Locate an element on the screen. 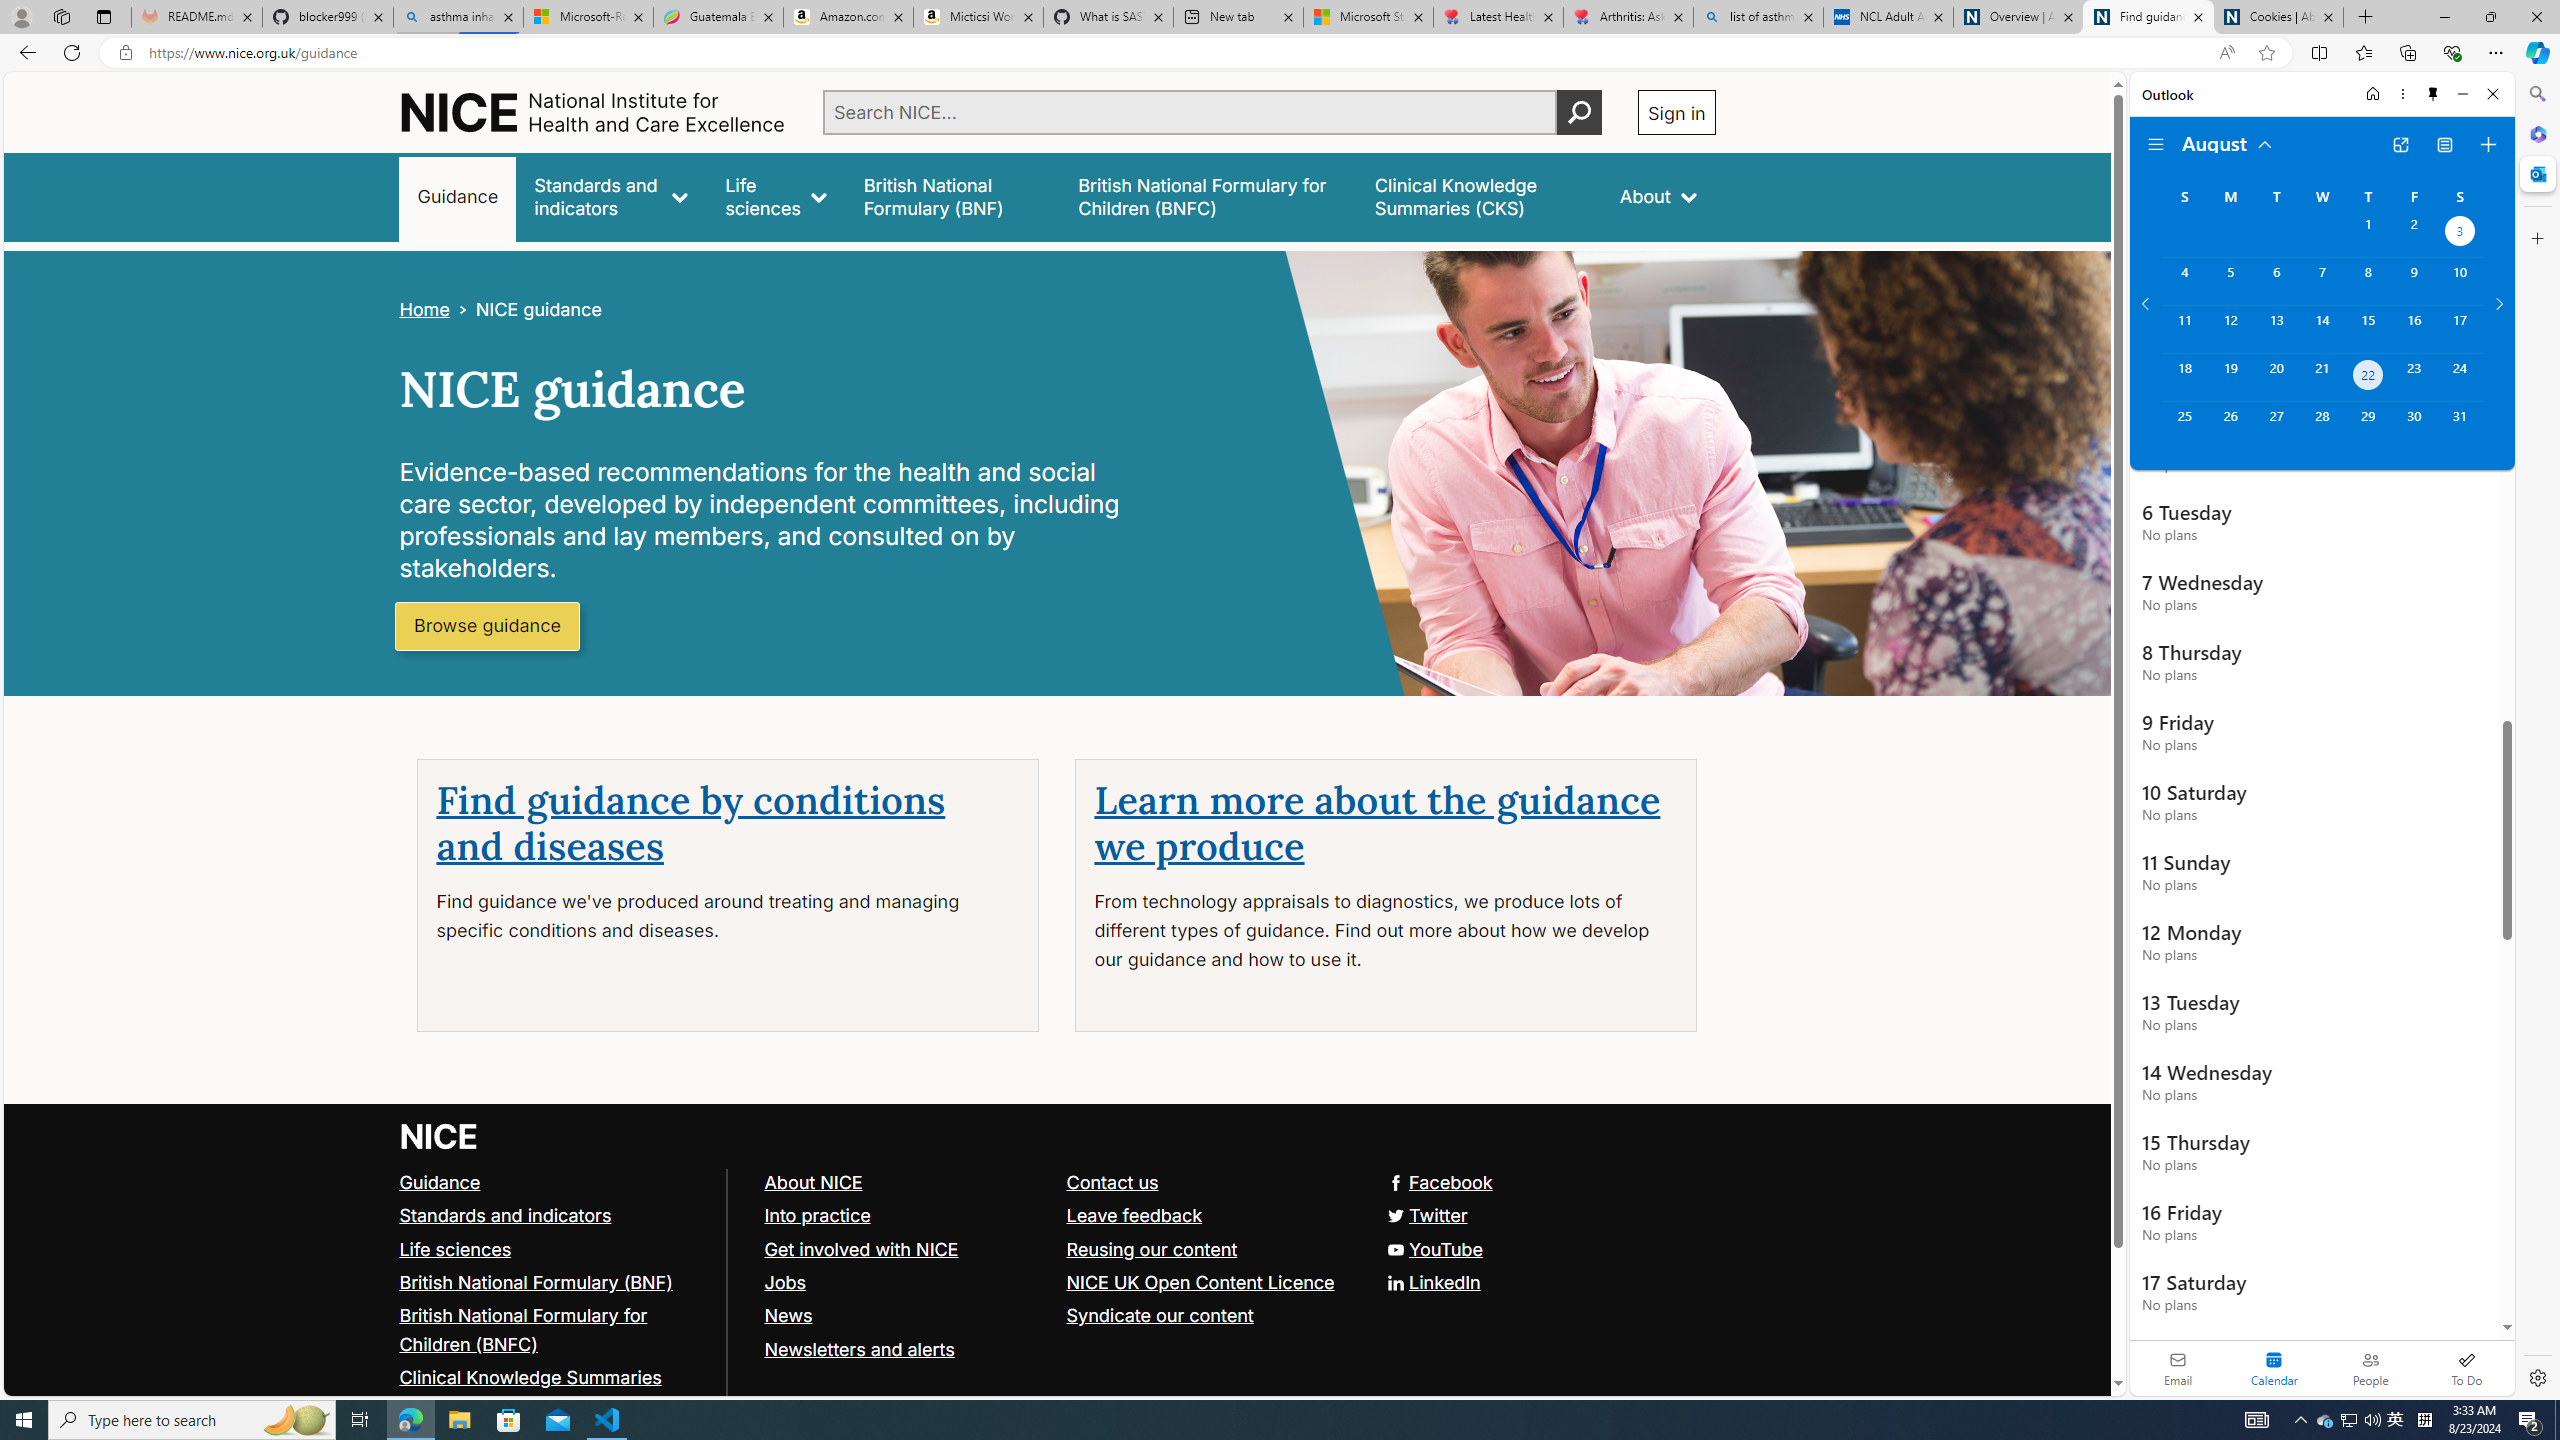  'Perform search' is located at coordinates (1578, 111).